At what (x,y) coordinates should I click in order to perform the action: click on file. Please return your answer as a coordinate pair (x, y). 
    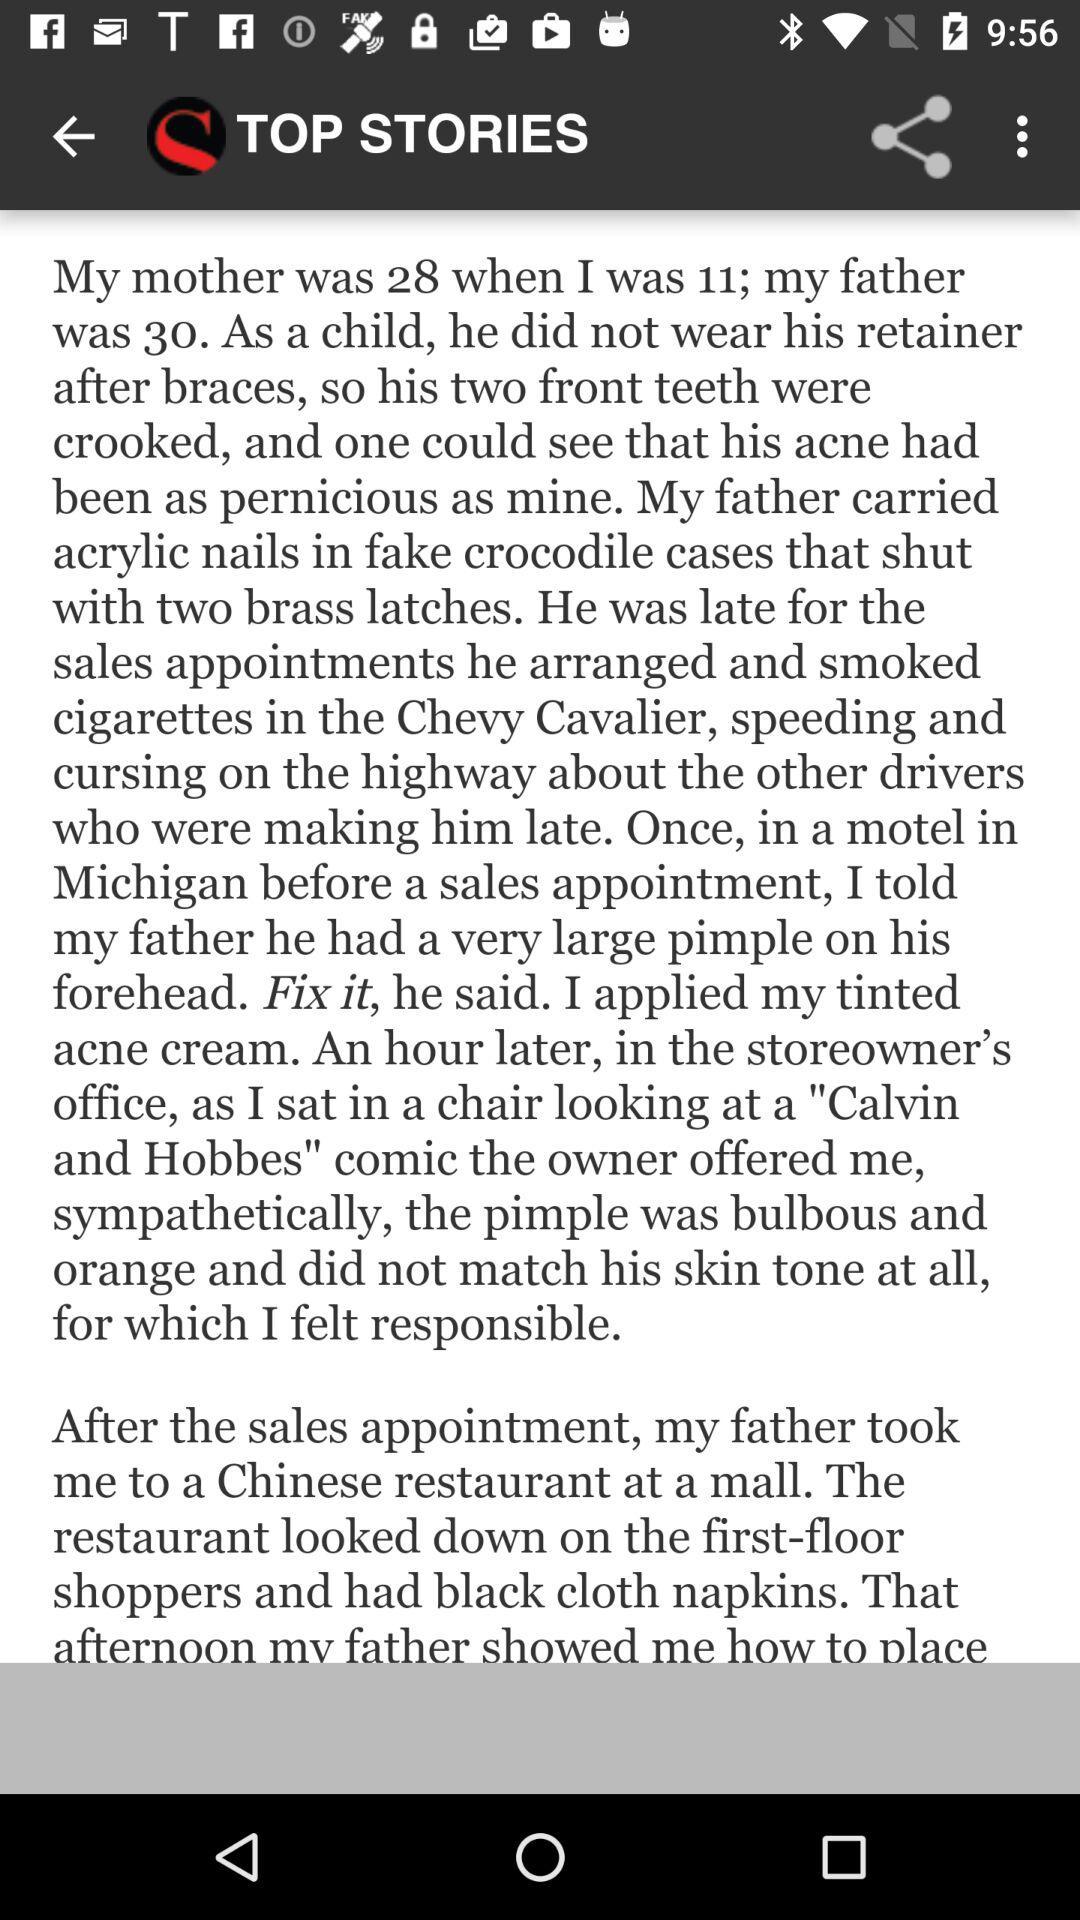
    Looking at the image, I should click on (540, 935).